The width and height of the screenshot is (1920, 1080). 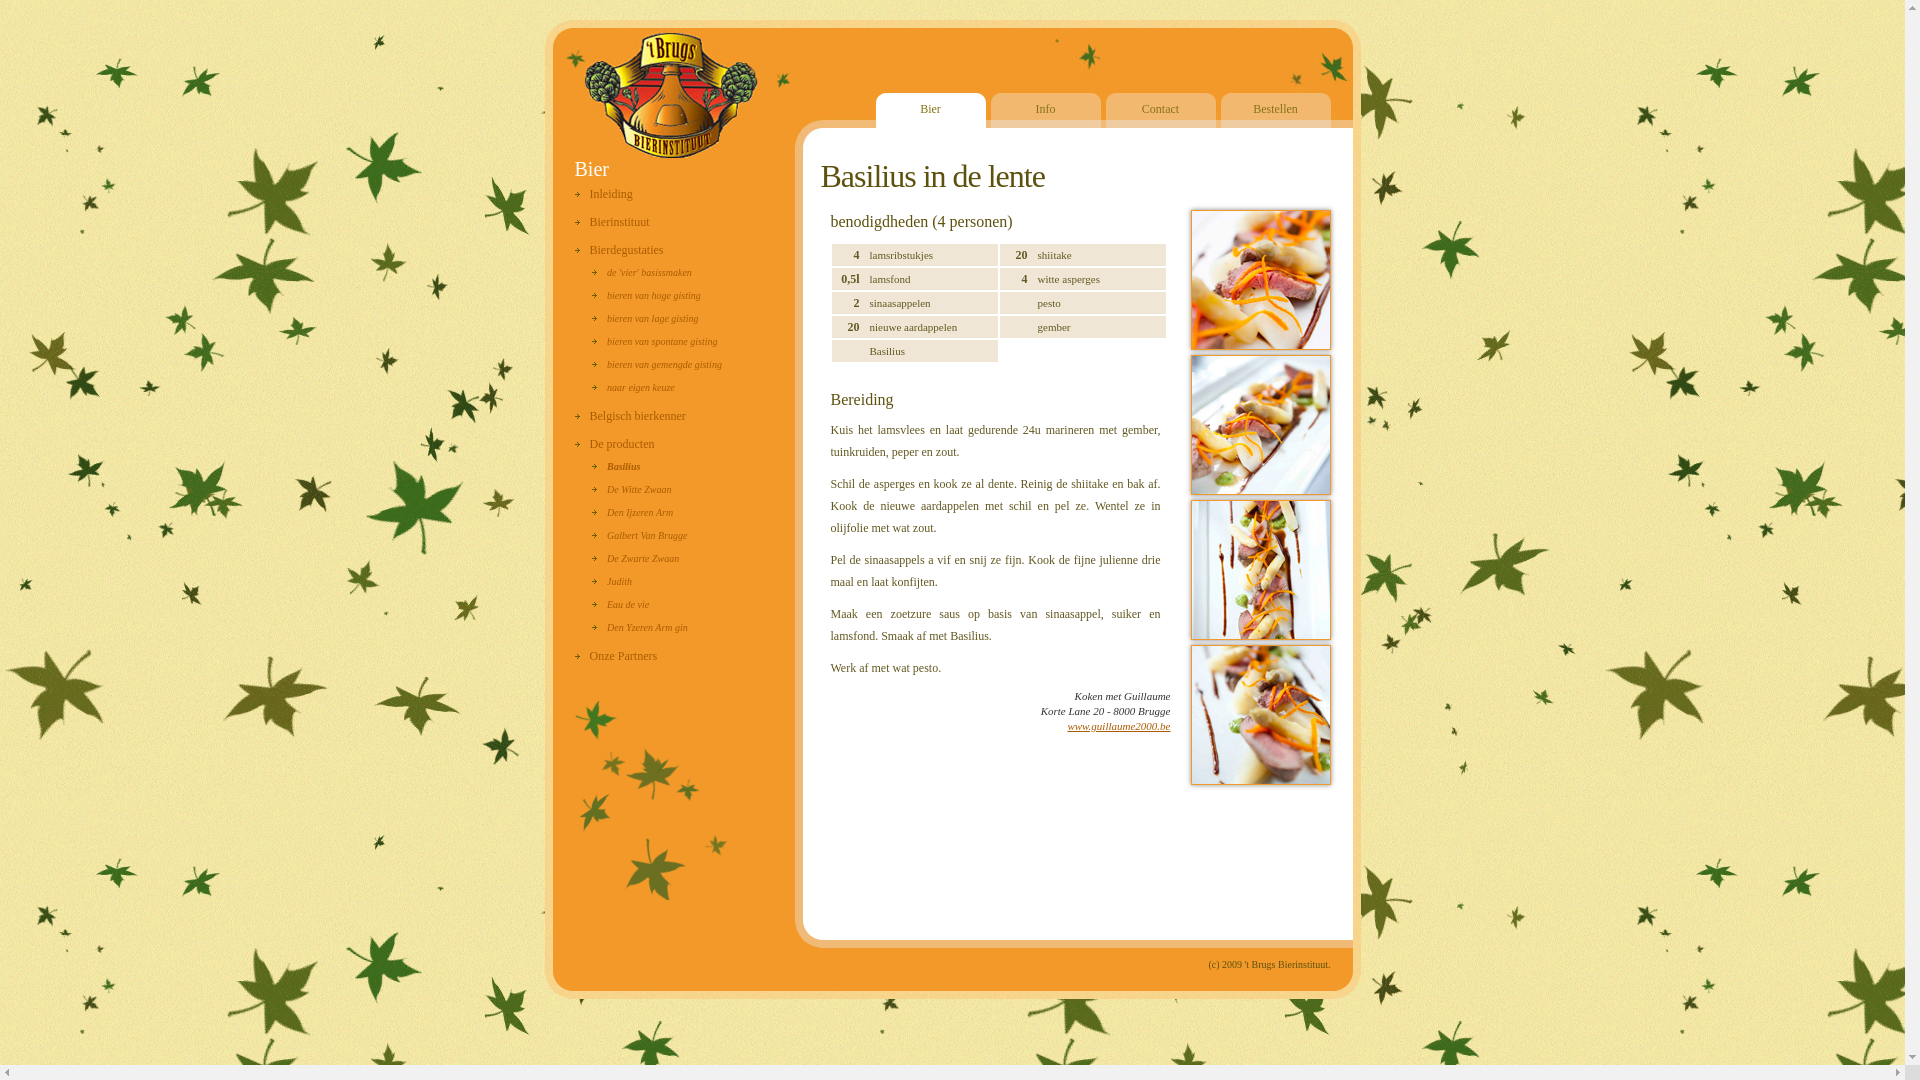 I want to click on 'Bestellen', so click(x=1274, y=110).